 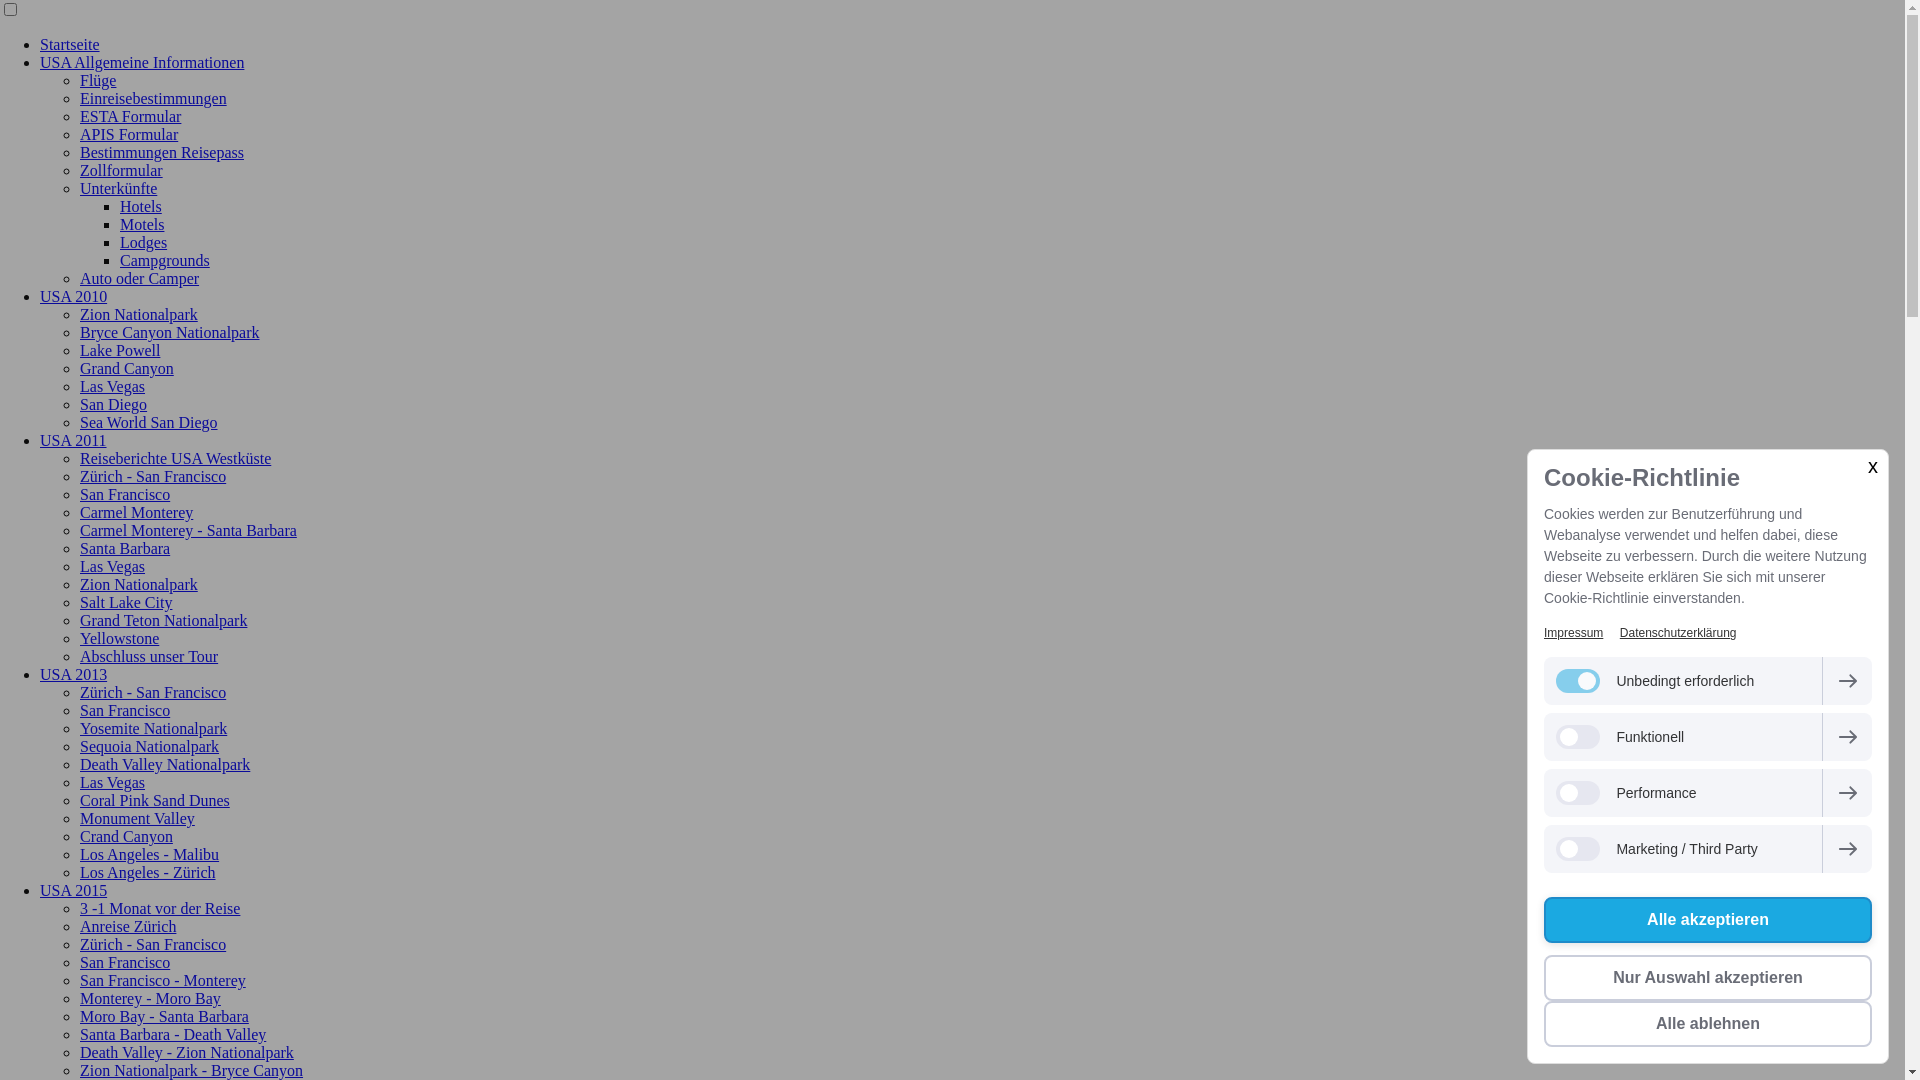 I want to click on 'APIS Formular', so click(x=128, y=134).